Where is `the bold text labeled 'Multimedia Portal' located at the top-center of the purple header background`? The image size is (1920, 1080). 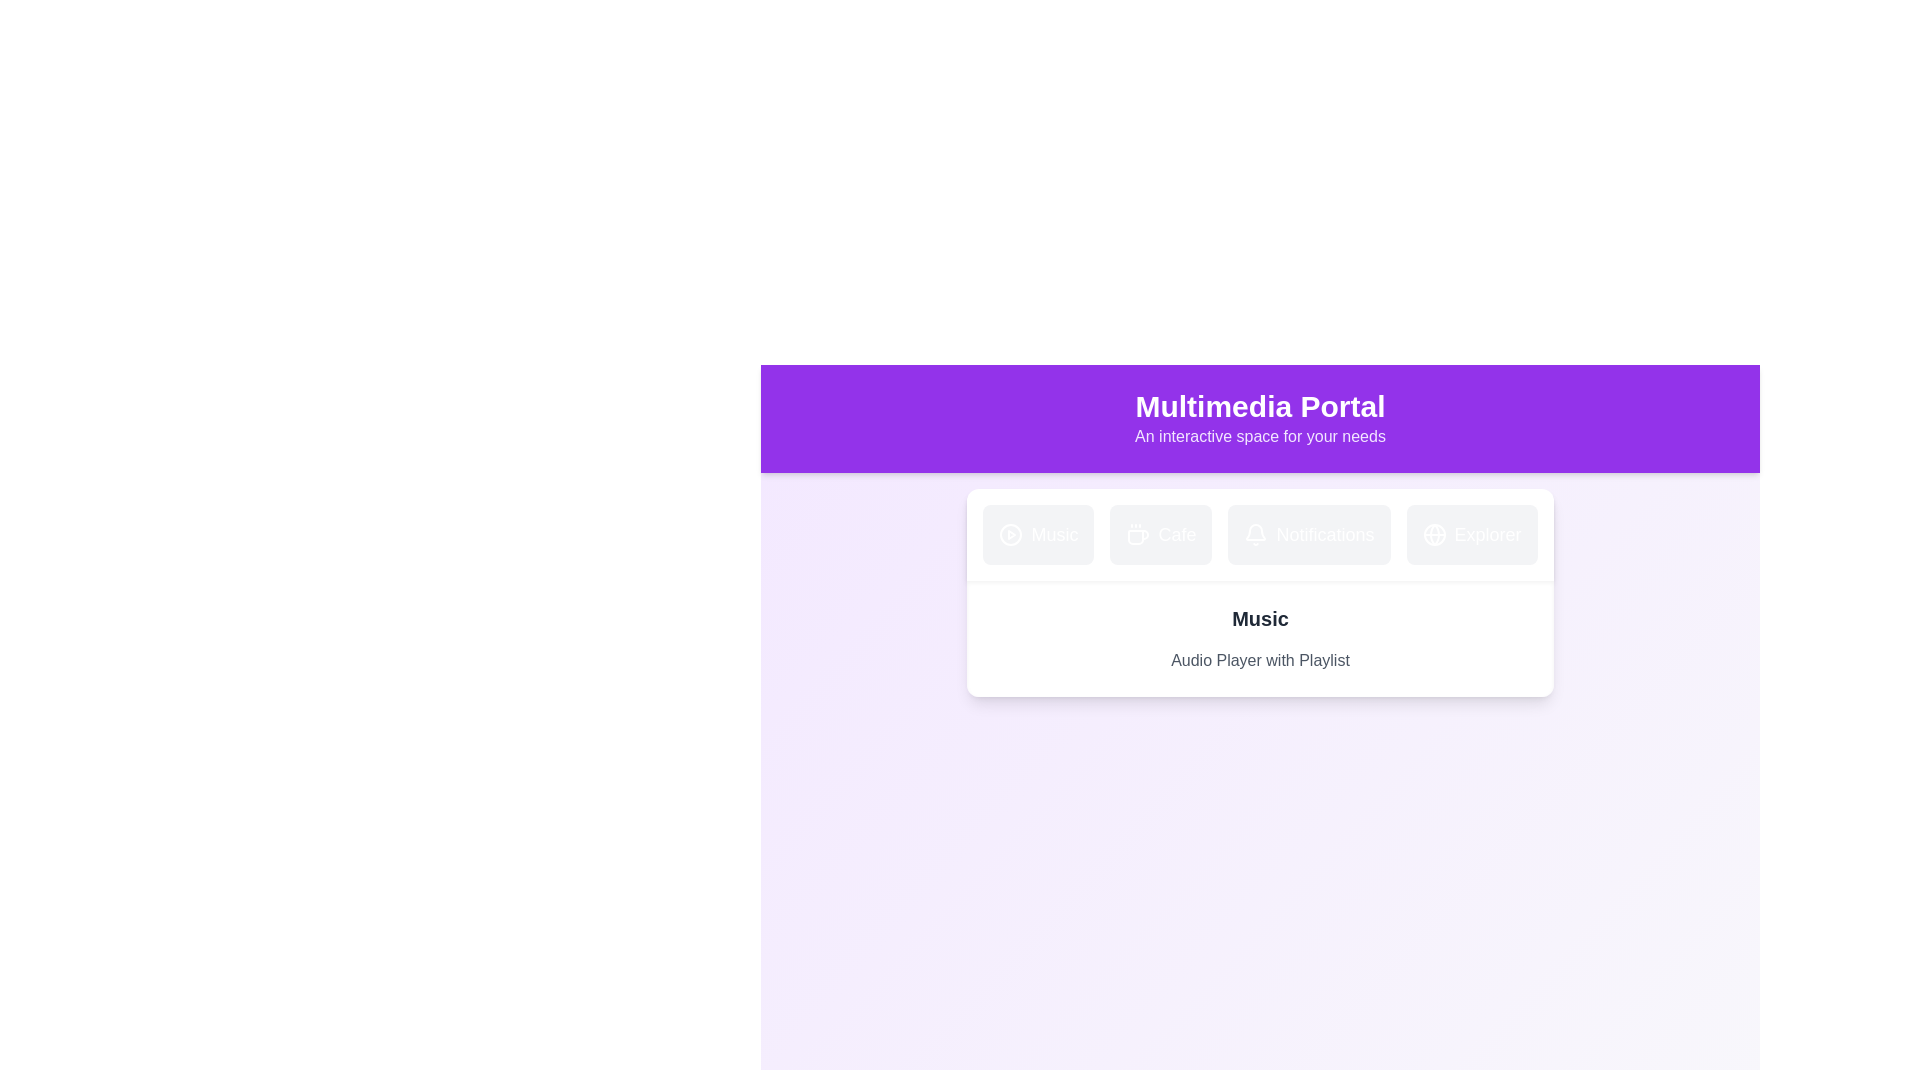 the bold text labeled 'Multimedia Portal' located at the top-center of the purple header background is located at coordinates (1259, 406).